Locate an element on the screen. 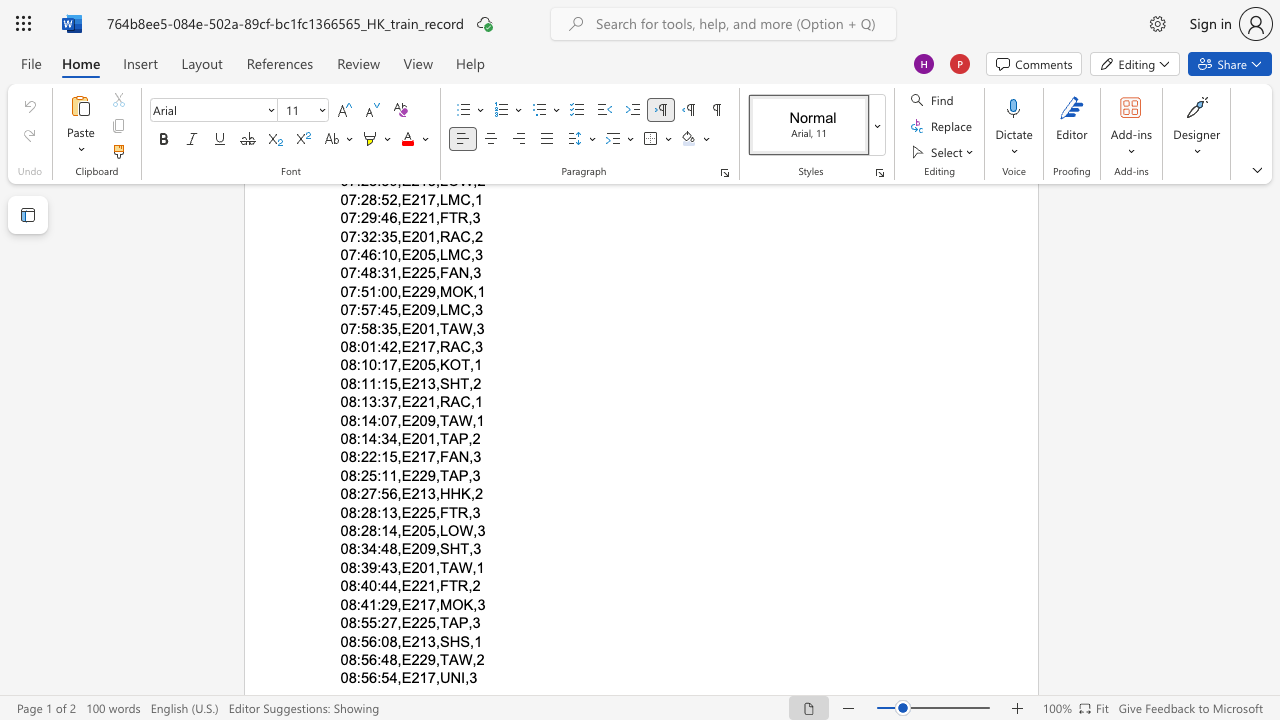 Image resolution: width=1280 pixels, height=720 pixels. the subset text ":5" within the text "08:56:08,E213,SHS,1" is located at coordinates (356, 641).